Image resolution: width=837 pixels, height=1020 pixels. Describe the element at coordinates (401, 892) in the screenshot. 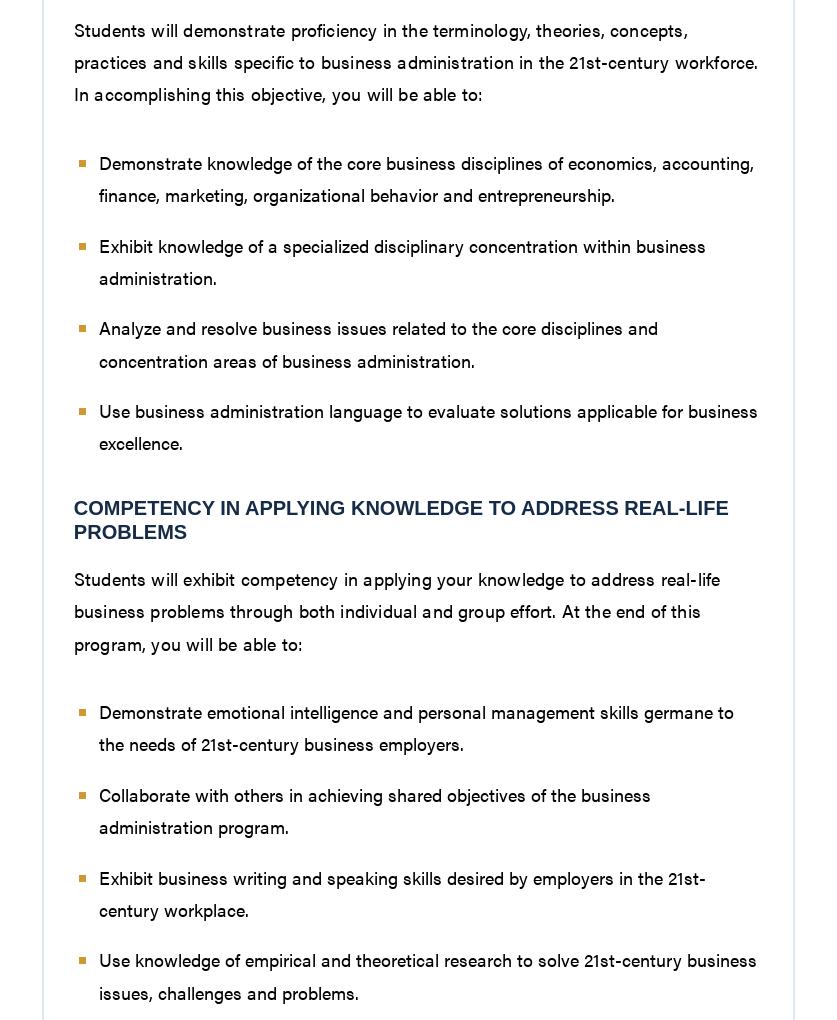

I see `'Exhibit business writing and speaking skills desired by employers in the 21st-century workplace.'` at that location.